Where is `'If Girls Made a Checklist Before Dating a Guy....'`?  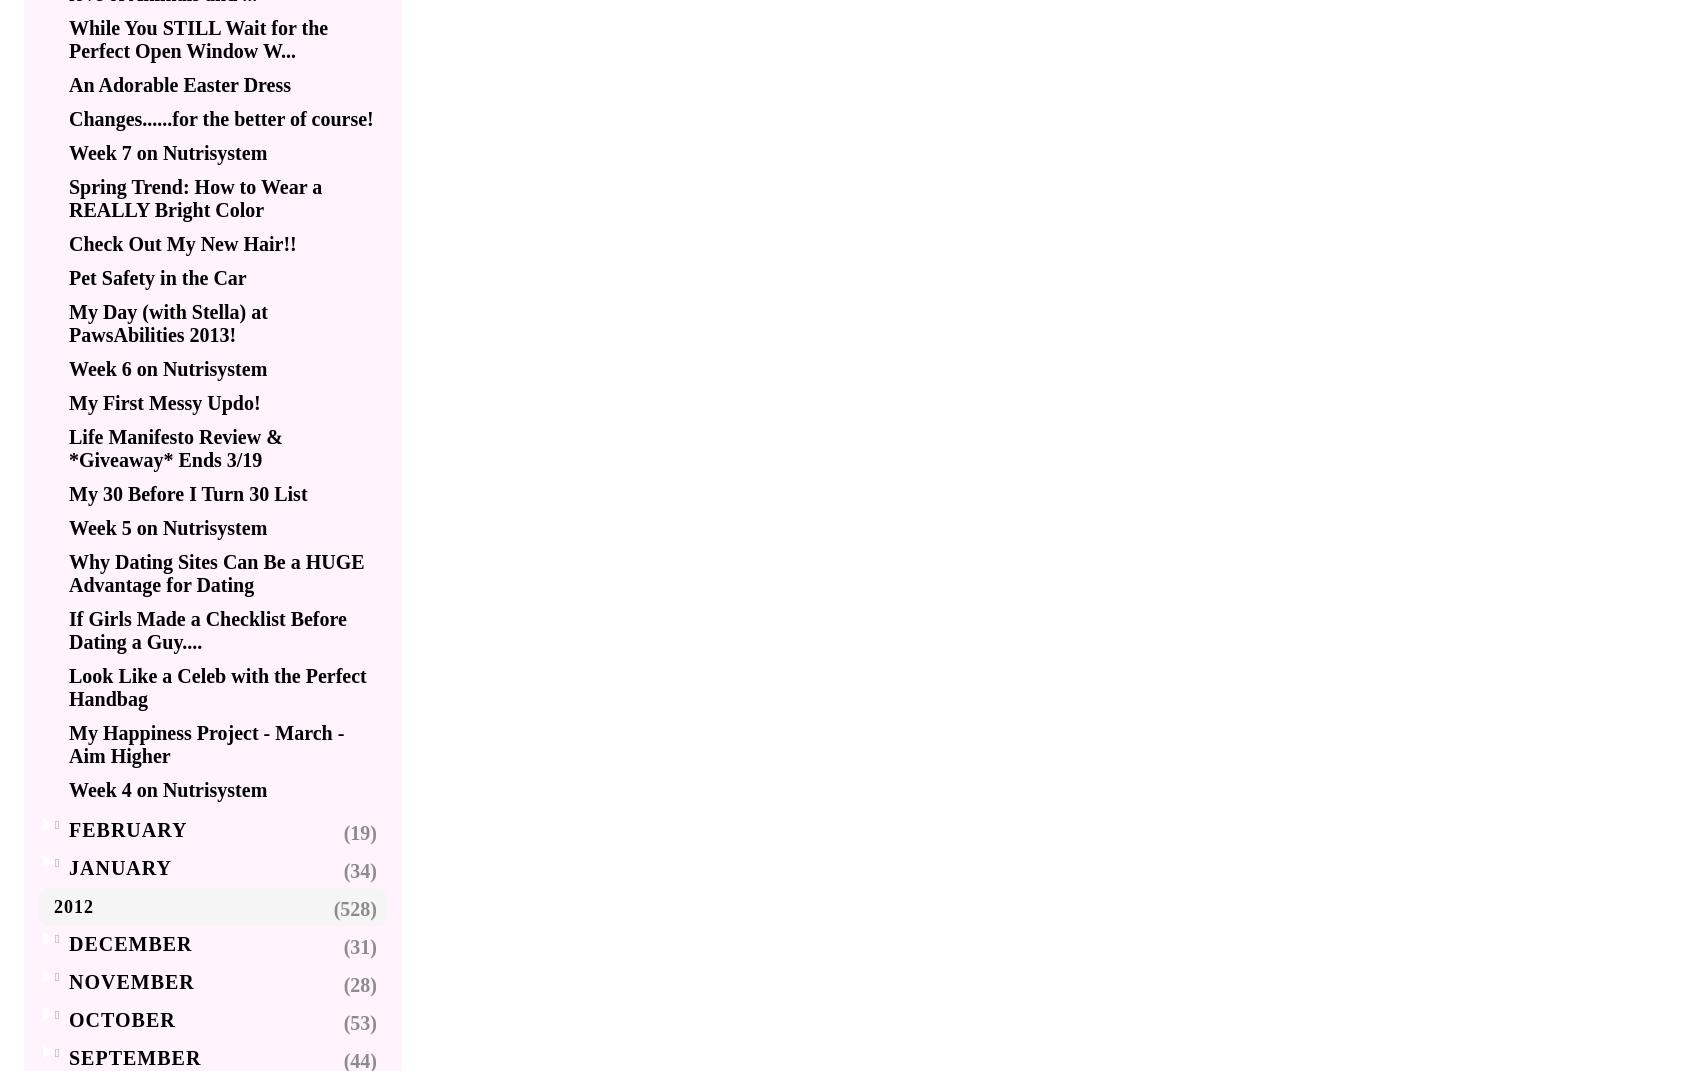
'If Girls Made a Checklist Before Dating a Guy....' is located at coordinates (207, 629).